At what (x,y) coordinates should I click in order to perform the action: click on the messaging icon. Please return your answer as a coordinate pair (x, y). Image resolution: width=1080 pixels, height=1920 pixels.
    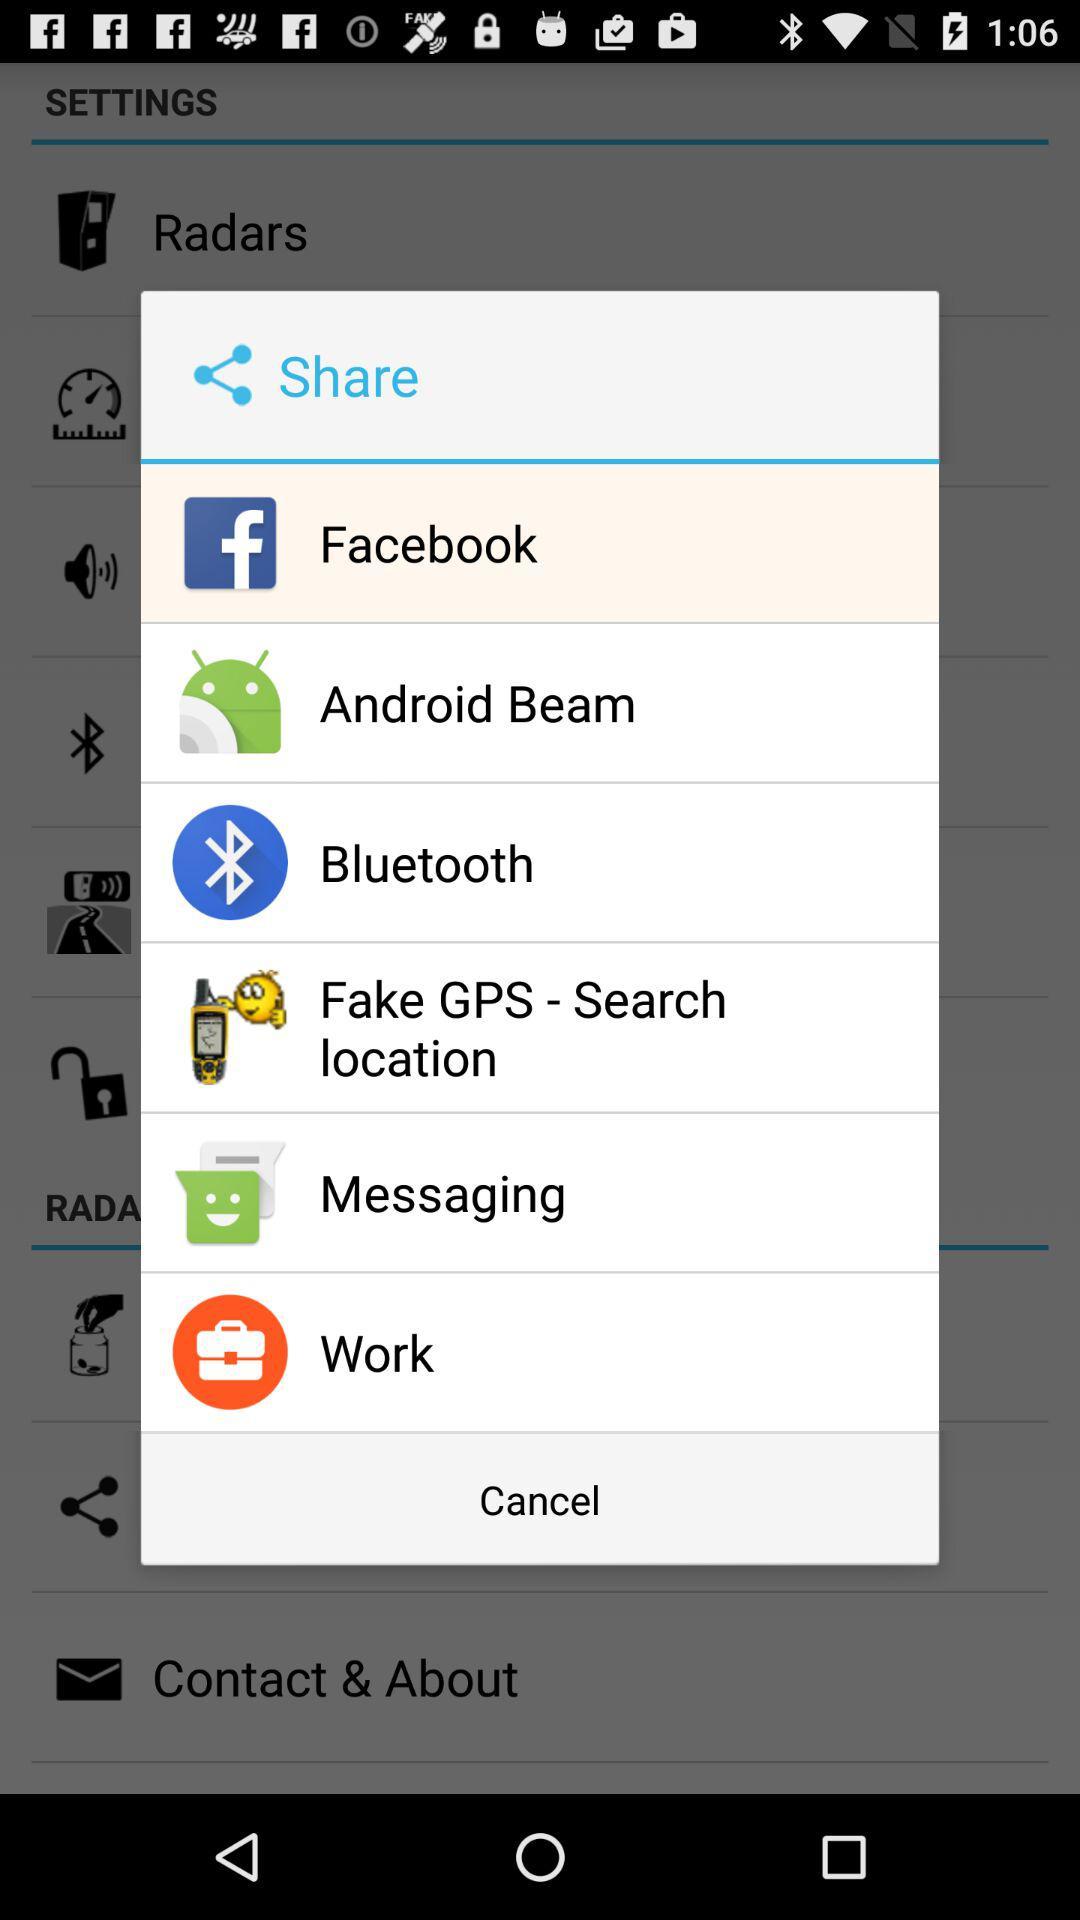
    Looking at the image, I should click on (623, 1192).